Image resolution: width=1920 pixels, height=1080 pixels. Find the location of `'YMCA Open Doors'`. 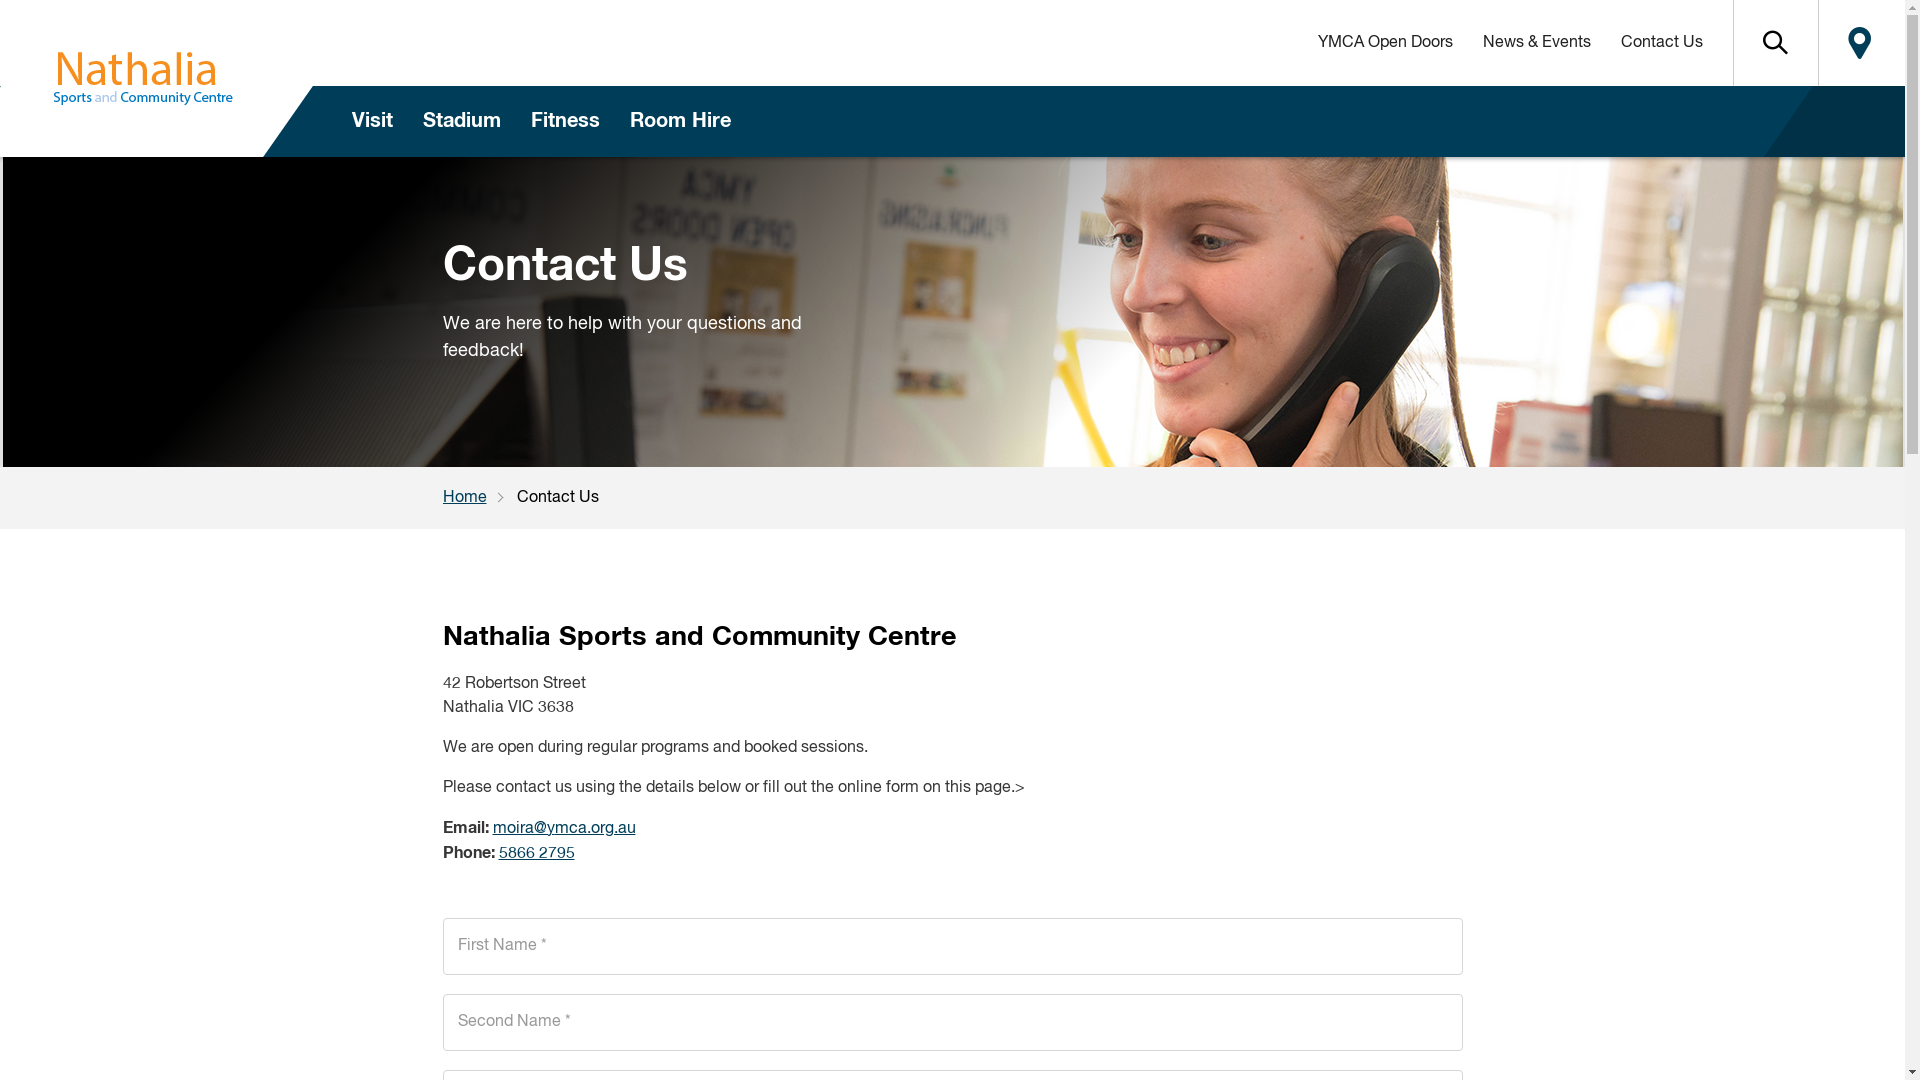

'YMCA Open Doors' is located at coordinates (1301, 42).